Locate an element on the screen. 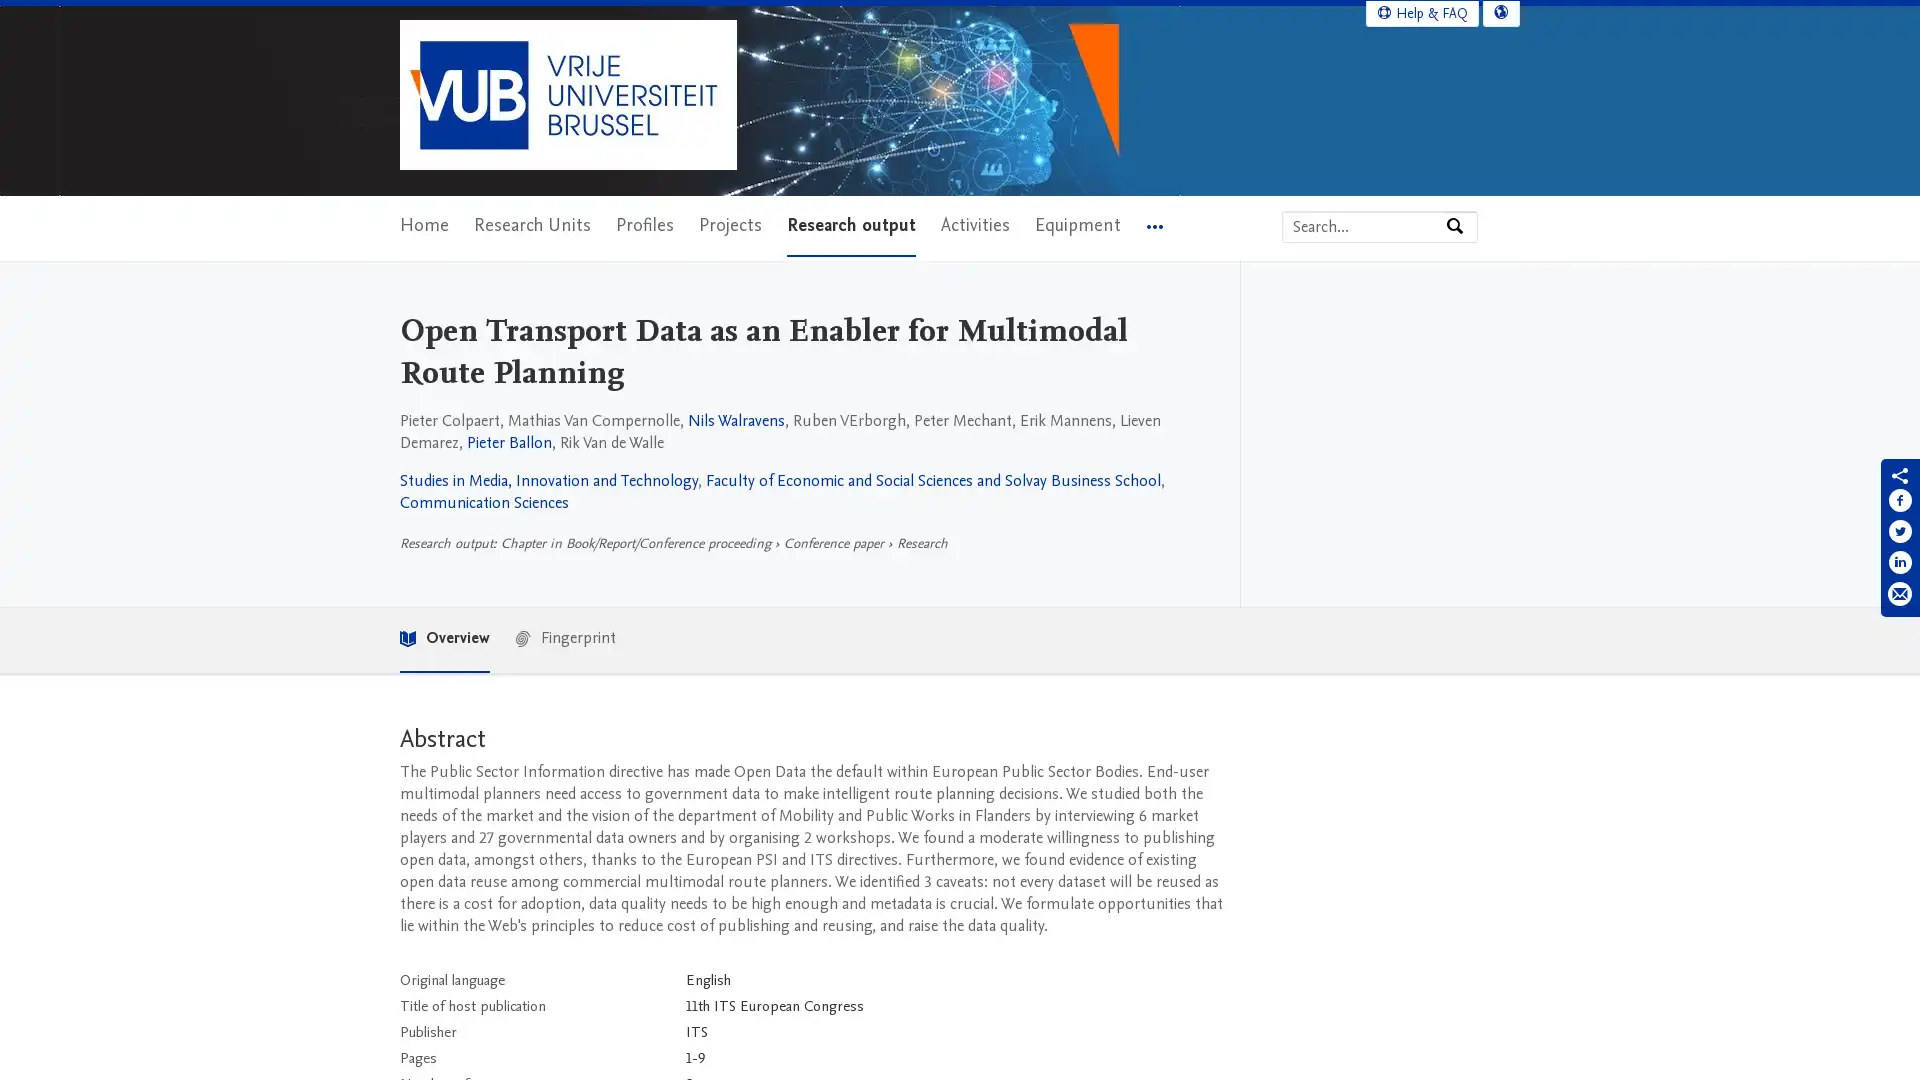  Search is located at coordinates (1460, 225).